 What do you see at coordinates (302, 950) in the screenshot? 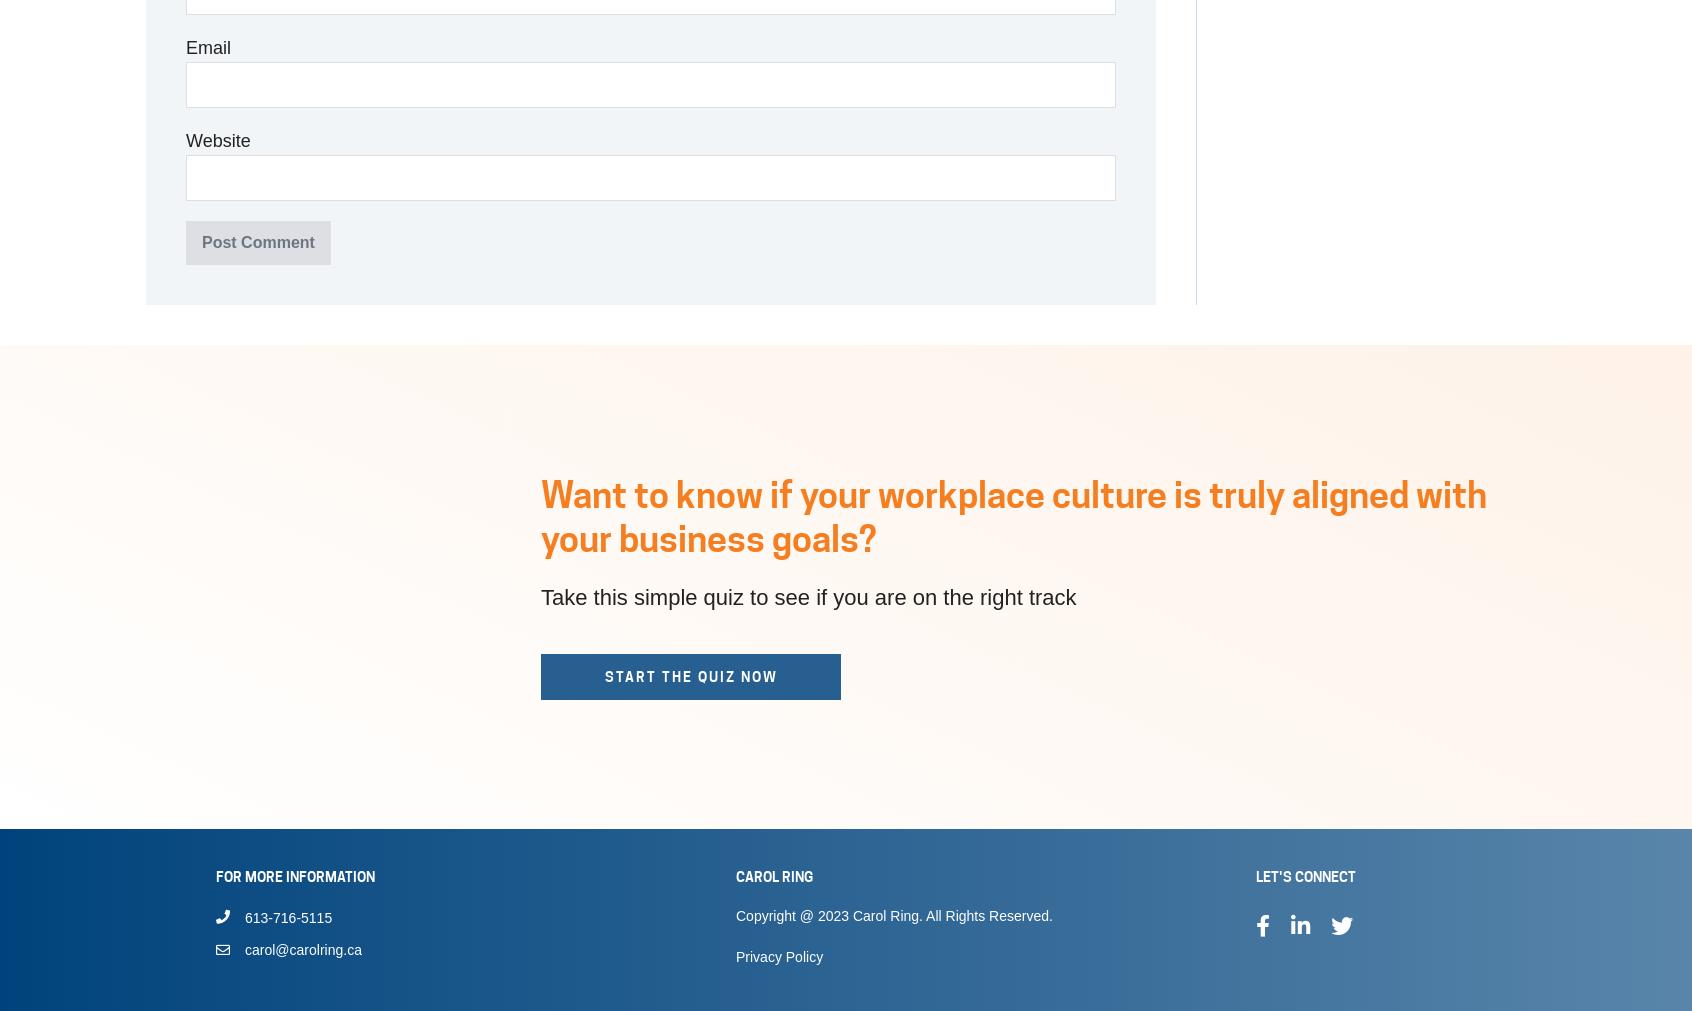
I see `'carol@carolring.ca'` at bounding box center [302, 950].